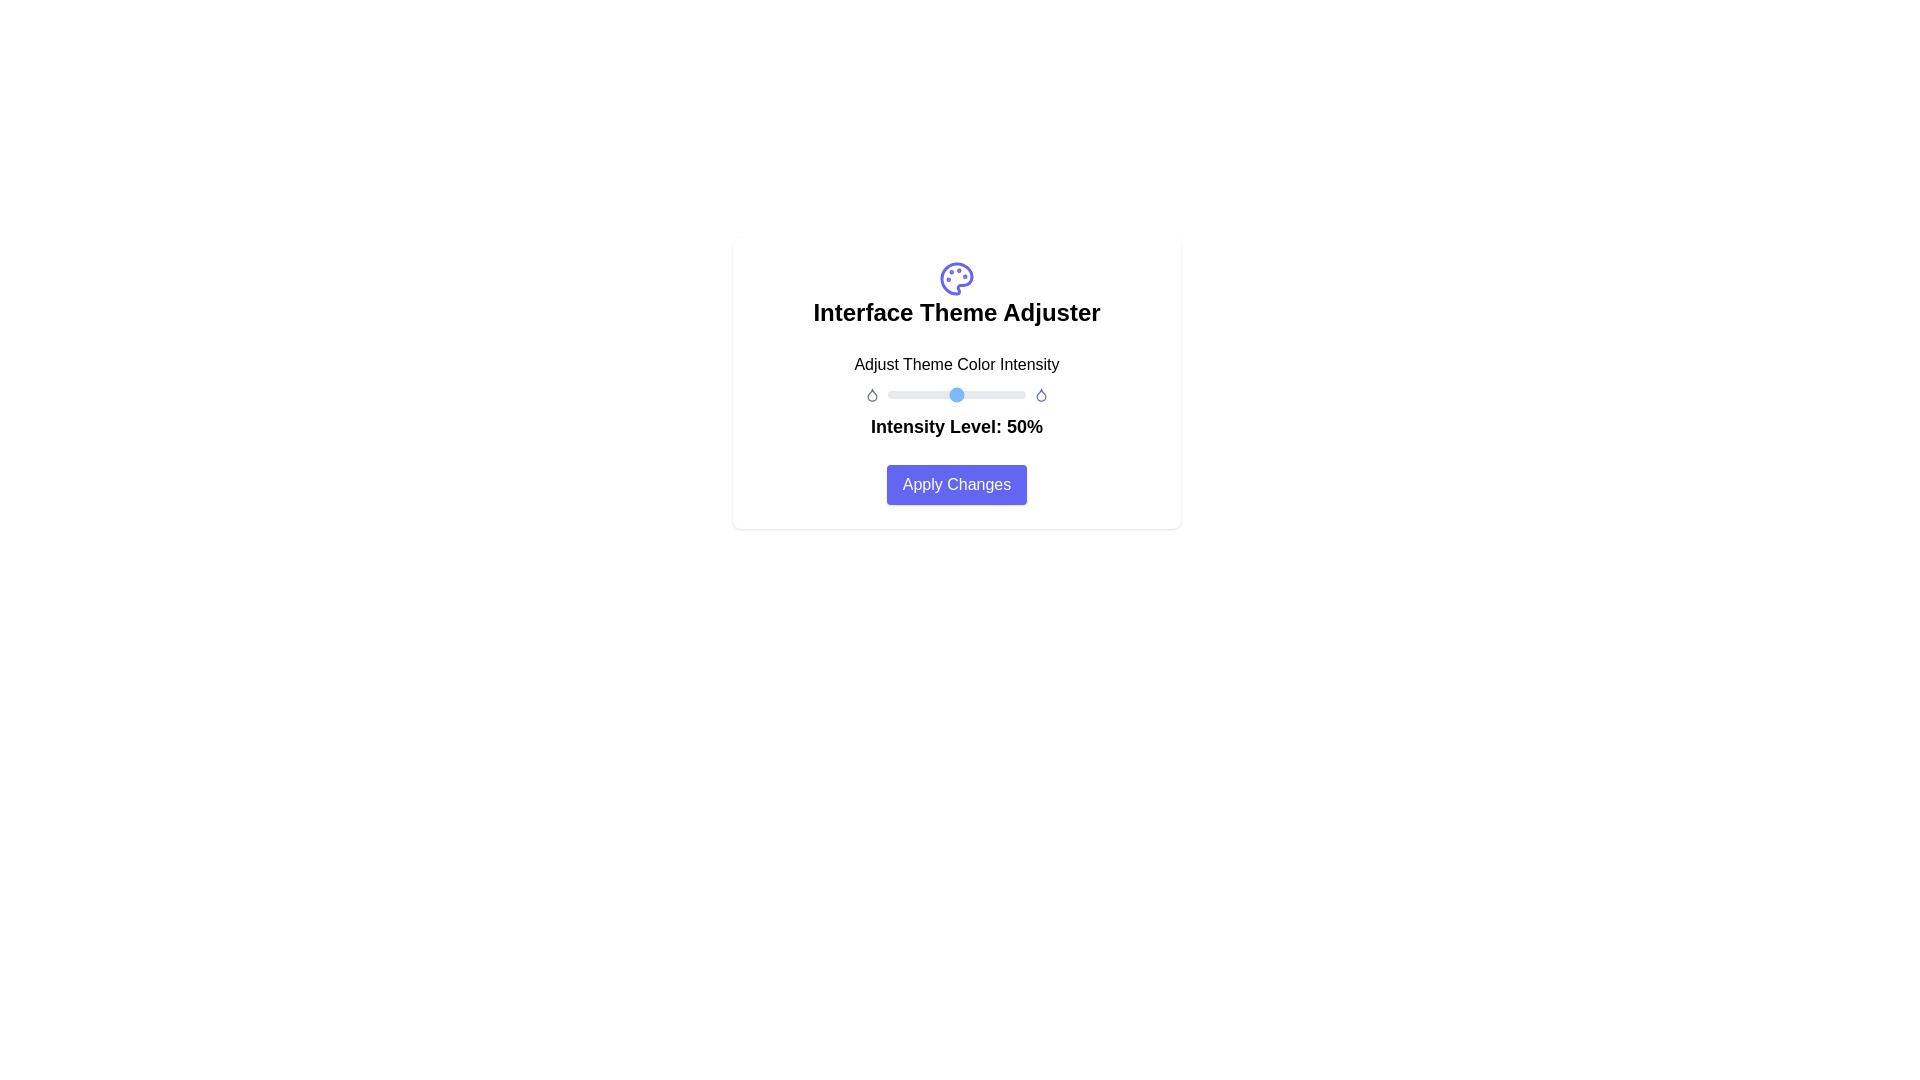 This screenshot has height=1080, width=1920. Describe the element at coordinates (969, 394) in the screenshot. I see `the color intensity to 59% using the slider` at that location.